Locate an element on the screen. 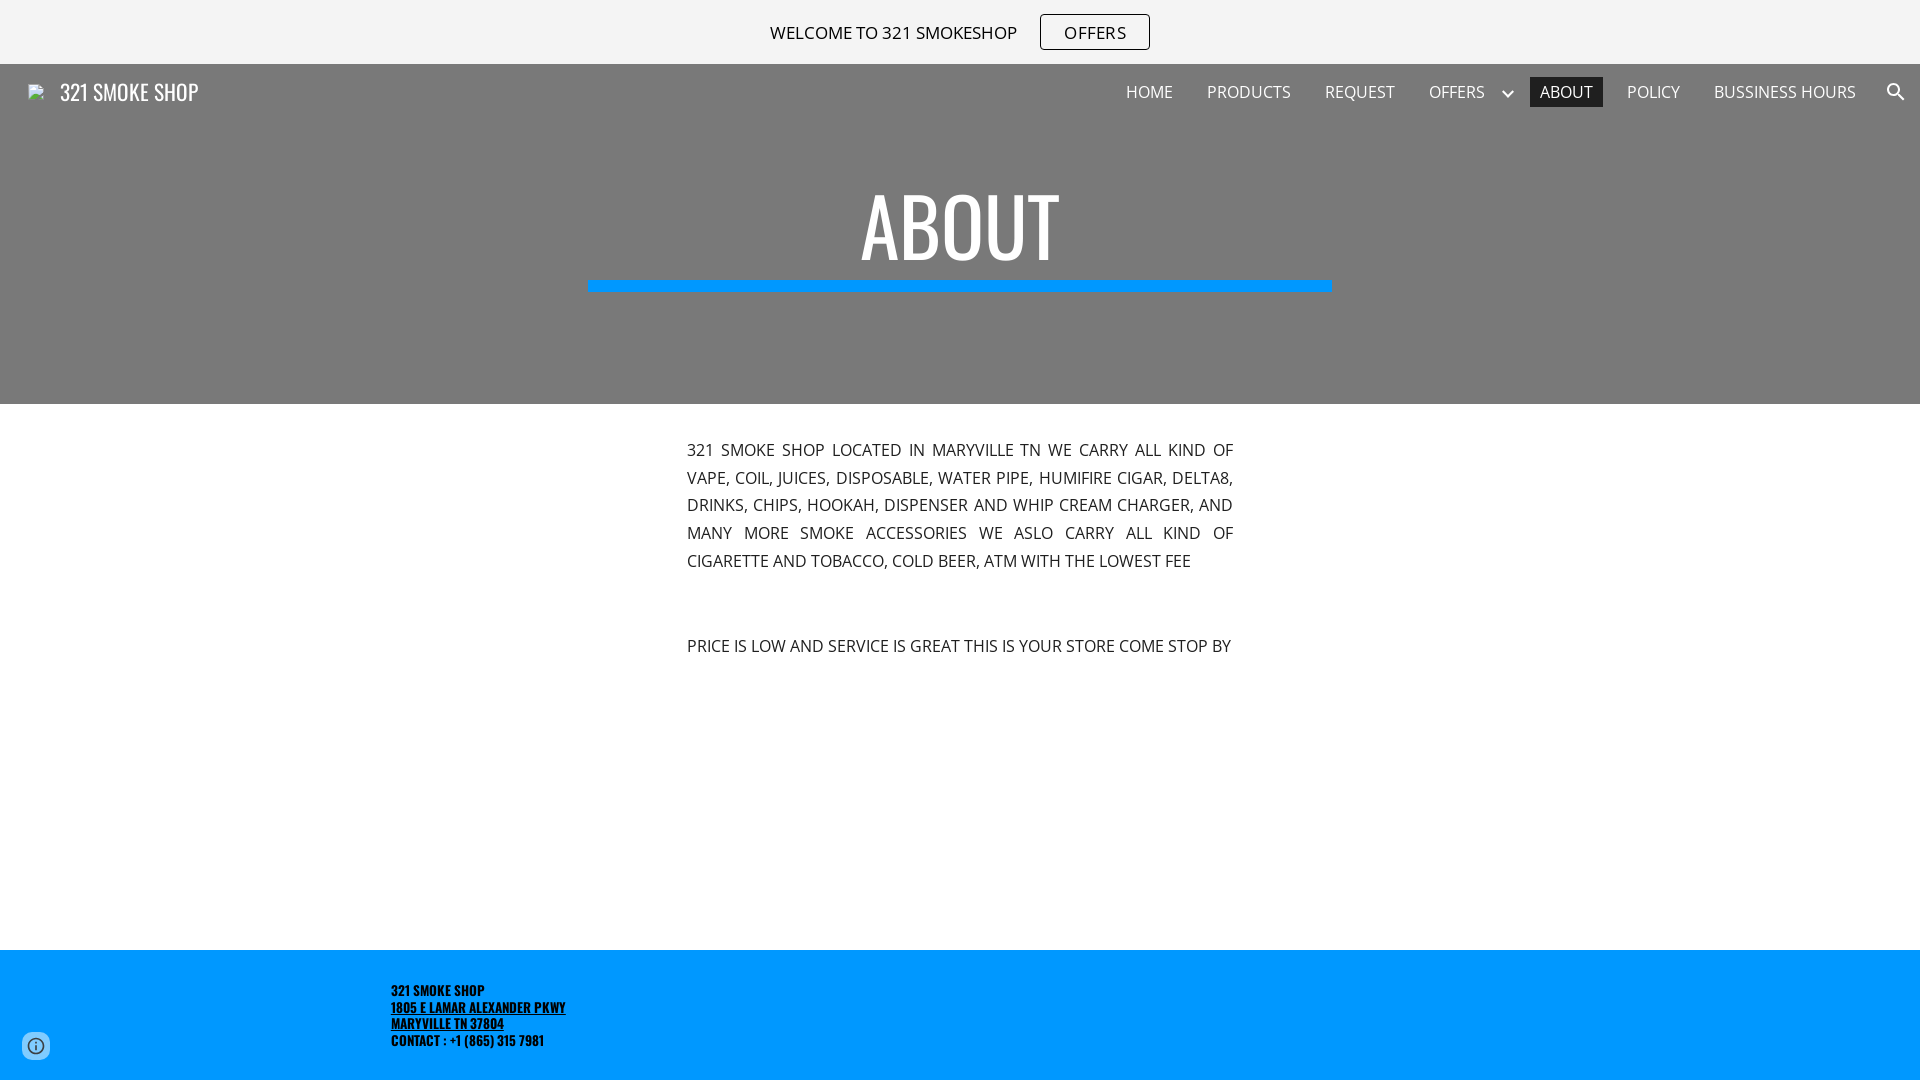 This screenshot has height=1080, width=1920. 'PRODUCTS' is located at coordinates (1247, 92).